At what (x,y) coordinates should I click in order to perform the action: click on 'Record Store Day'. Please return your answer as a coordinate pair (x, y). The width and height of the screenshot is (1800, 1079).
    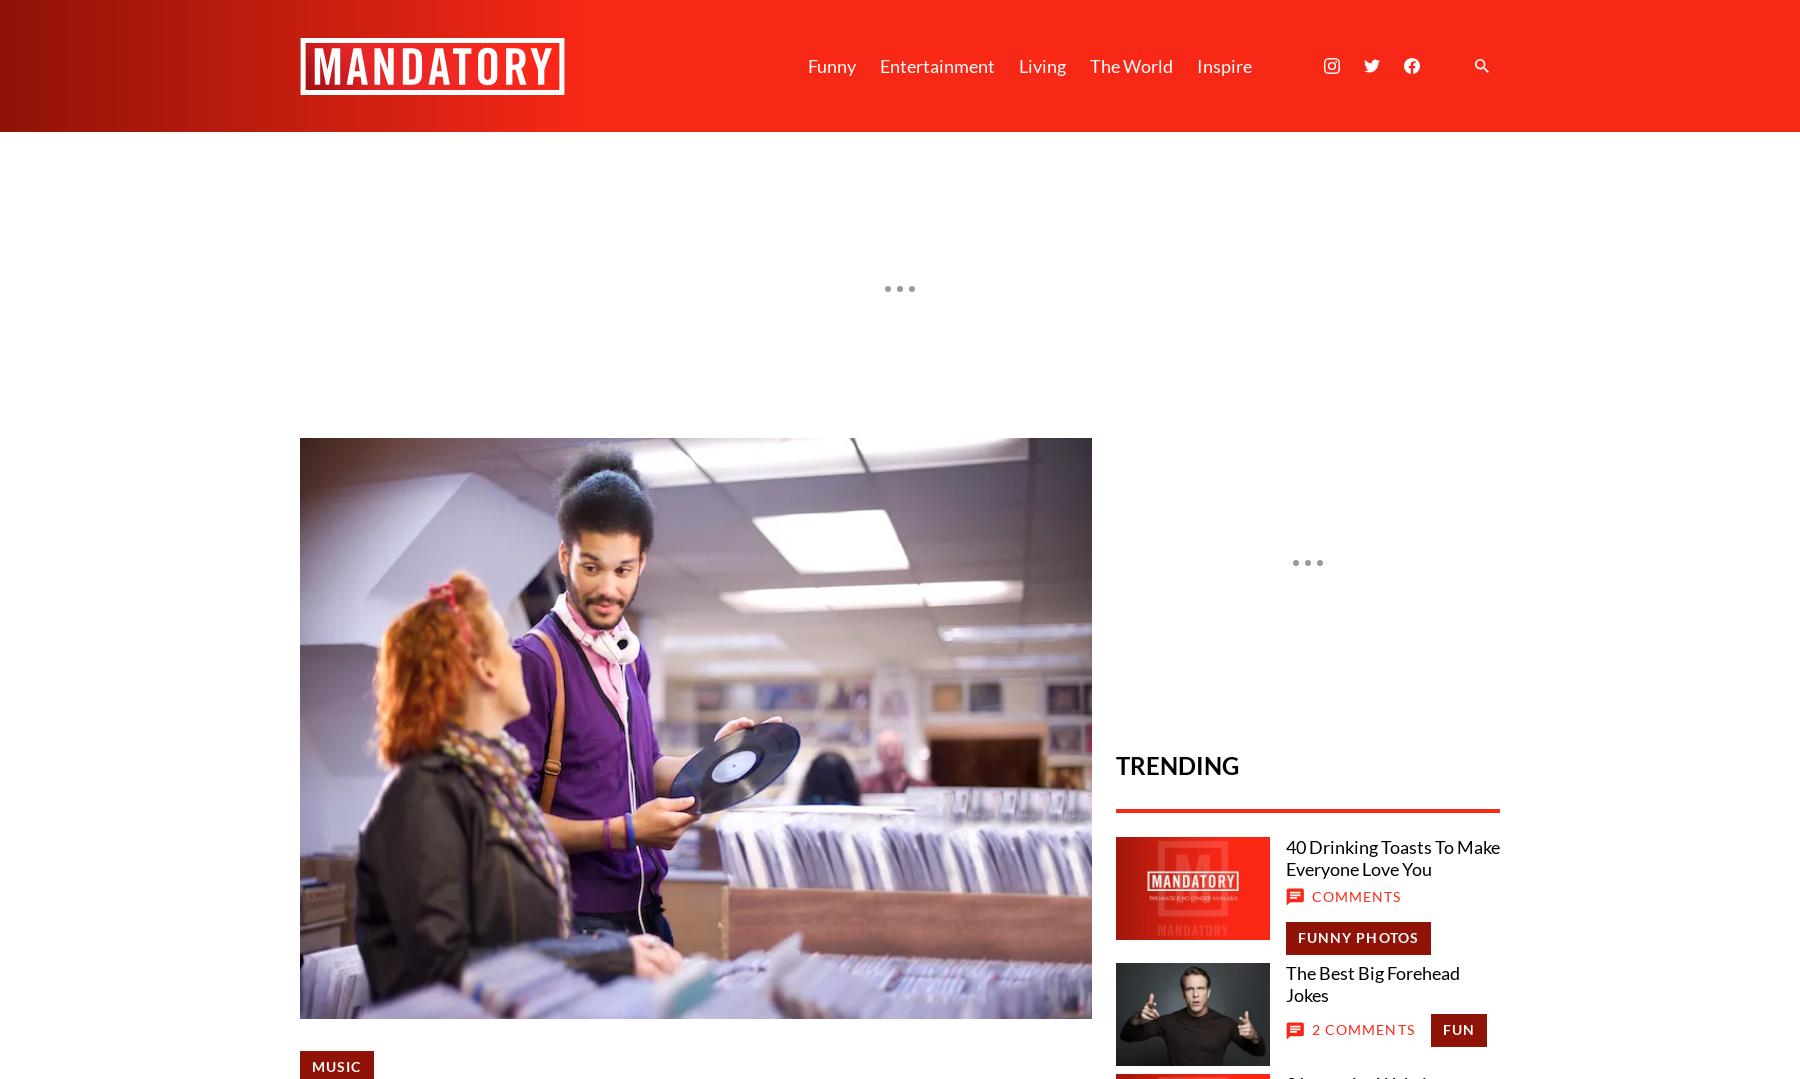
    Looking at the image, I should click on (933, 790).